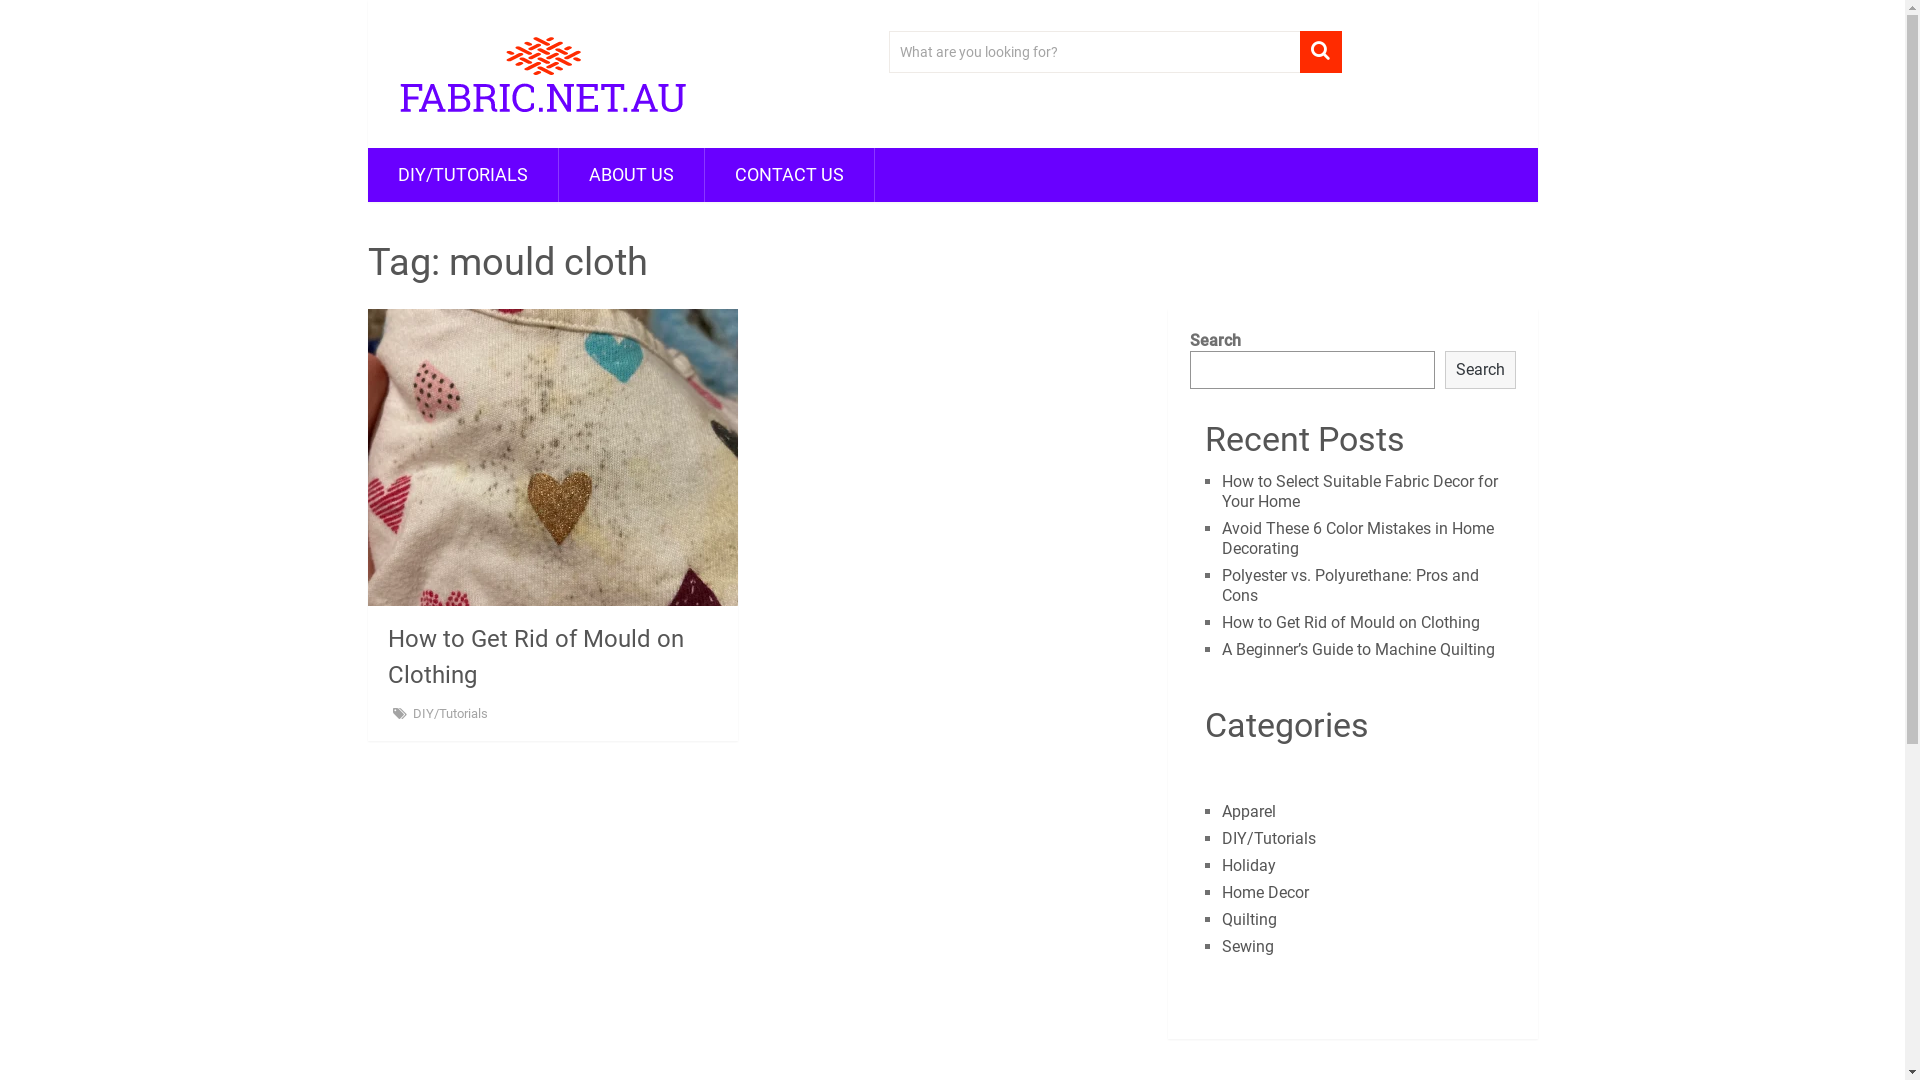 The width and height of the screenshot is (1920, 1080). I want to click on 'CONTACT US', so click(787, 173).